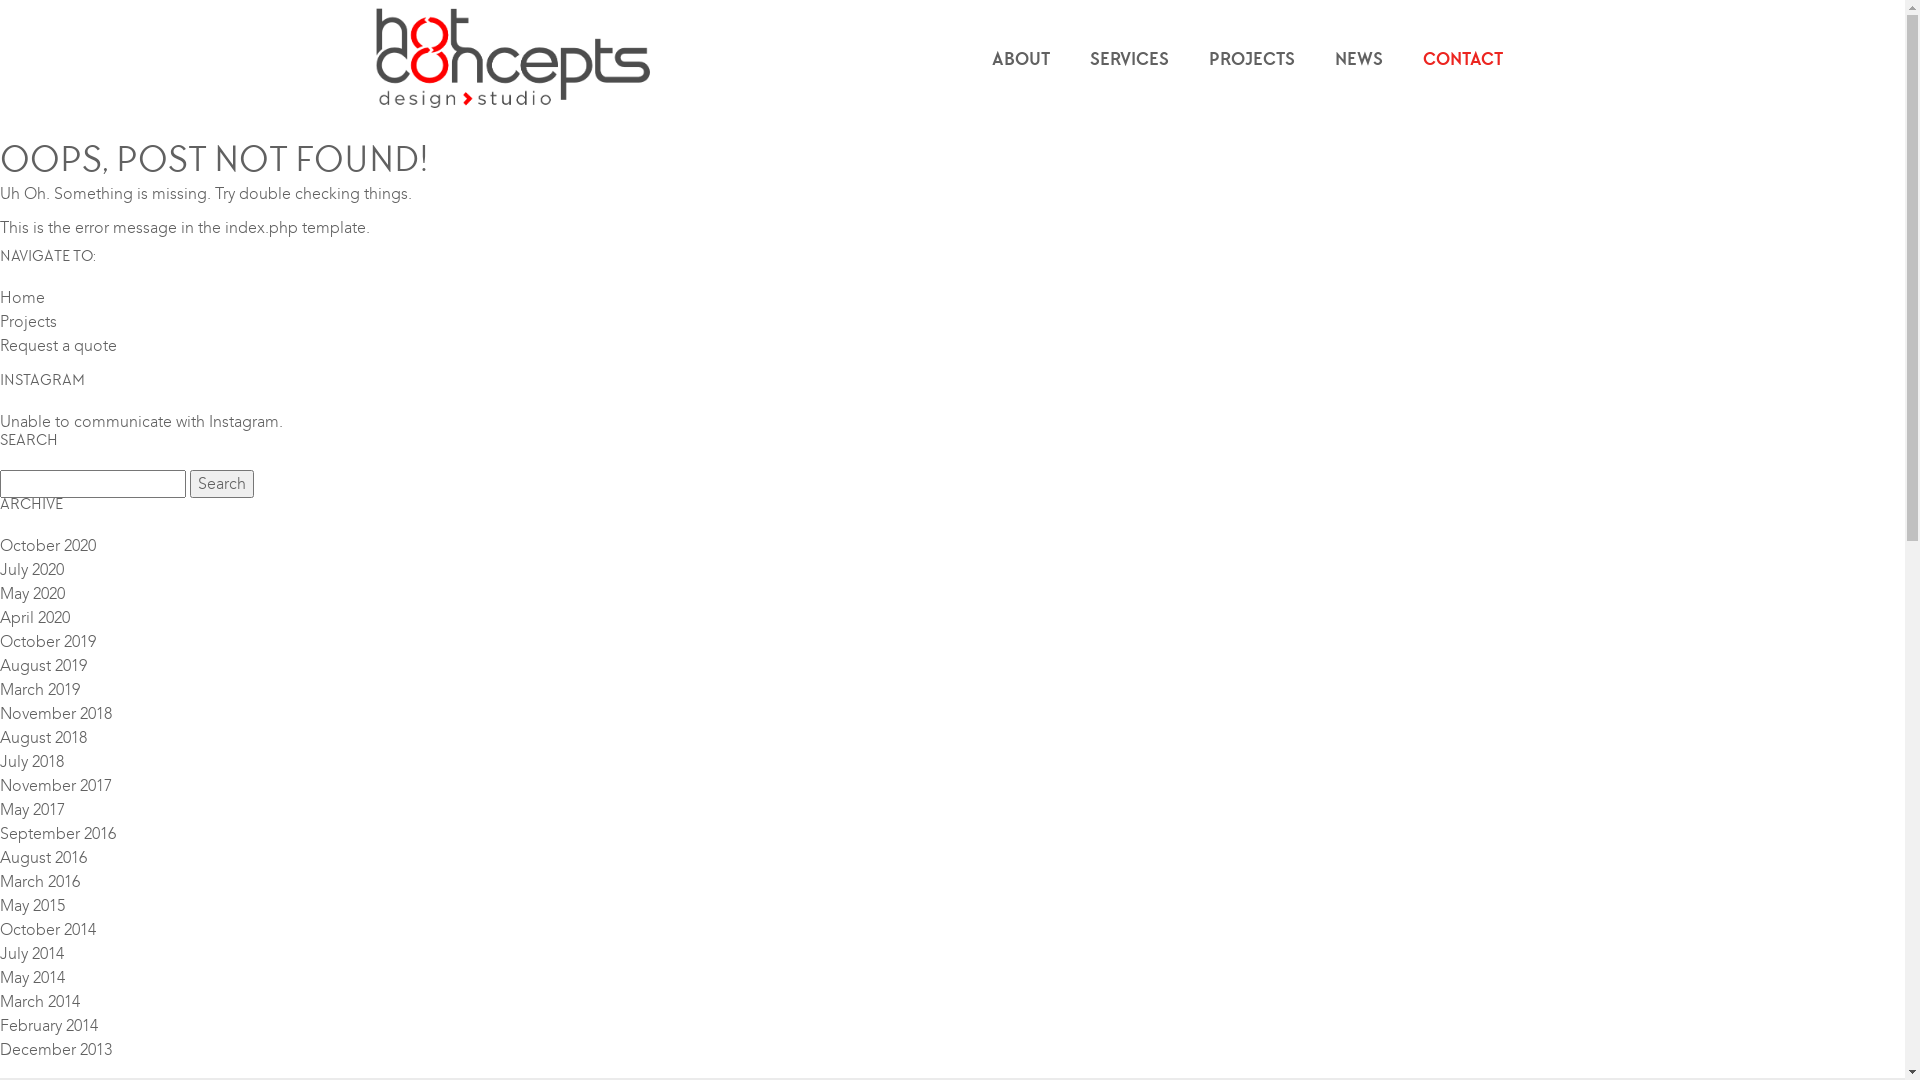  I want to click on 'Home', so click(22, 297).